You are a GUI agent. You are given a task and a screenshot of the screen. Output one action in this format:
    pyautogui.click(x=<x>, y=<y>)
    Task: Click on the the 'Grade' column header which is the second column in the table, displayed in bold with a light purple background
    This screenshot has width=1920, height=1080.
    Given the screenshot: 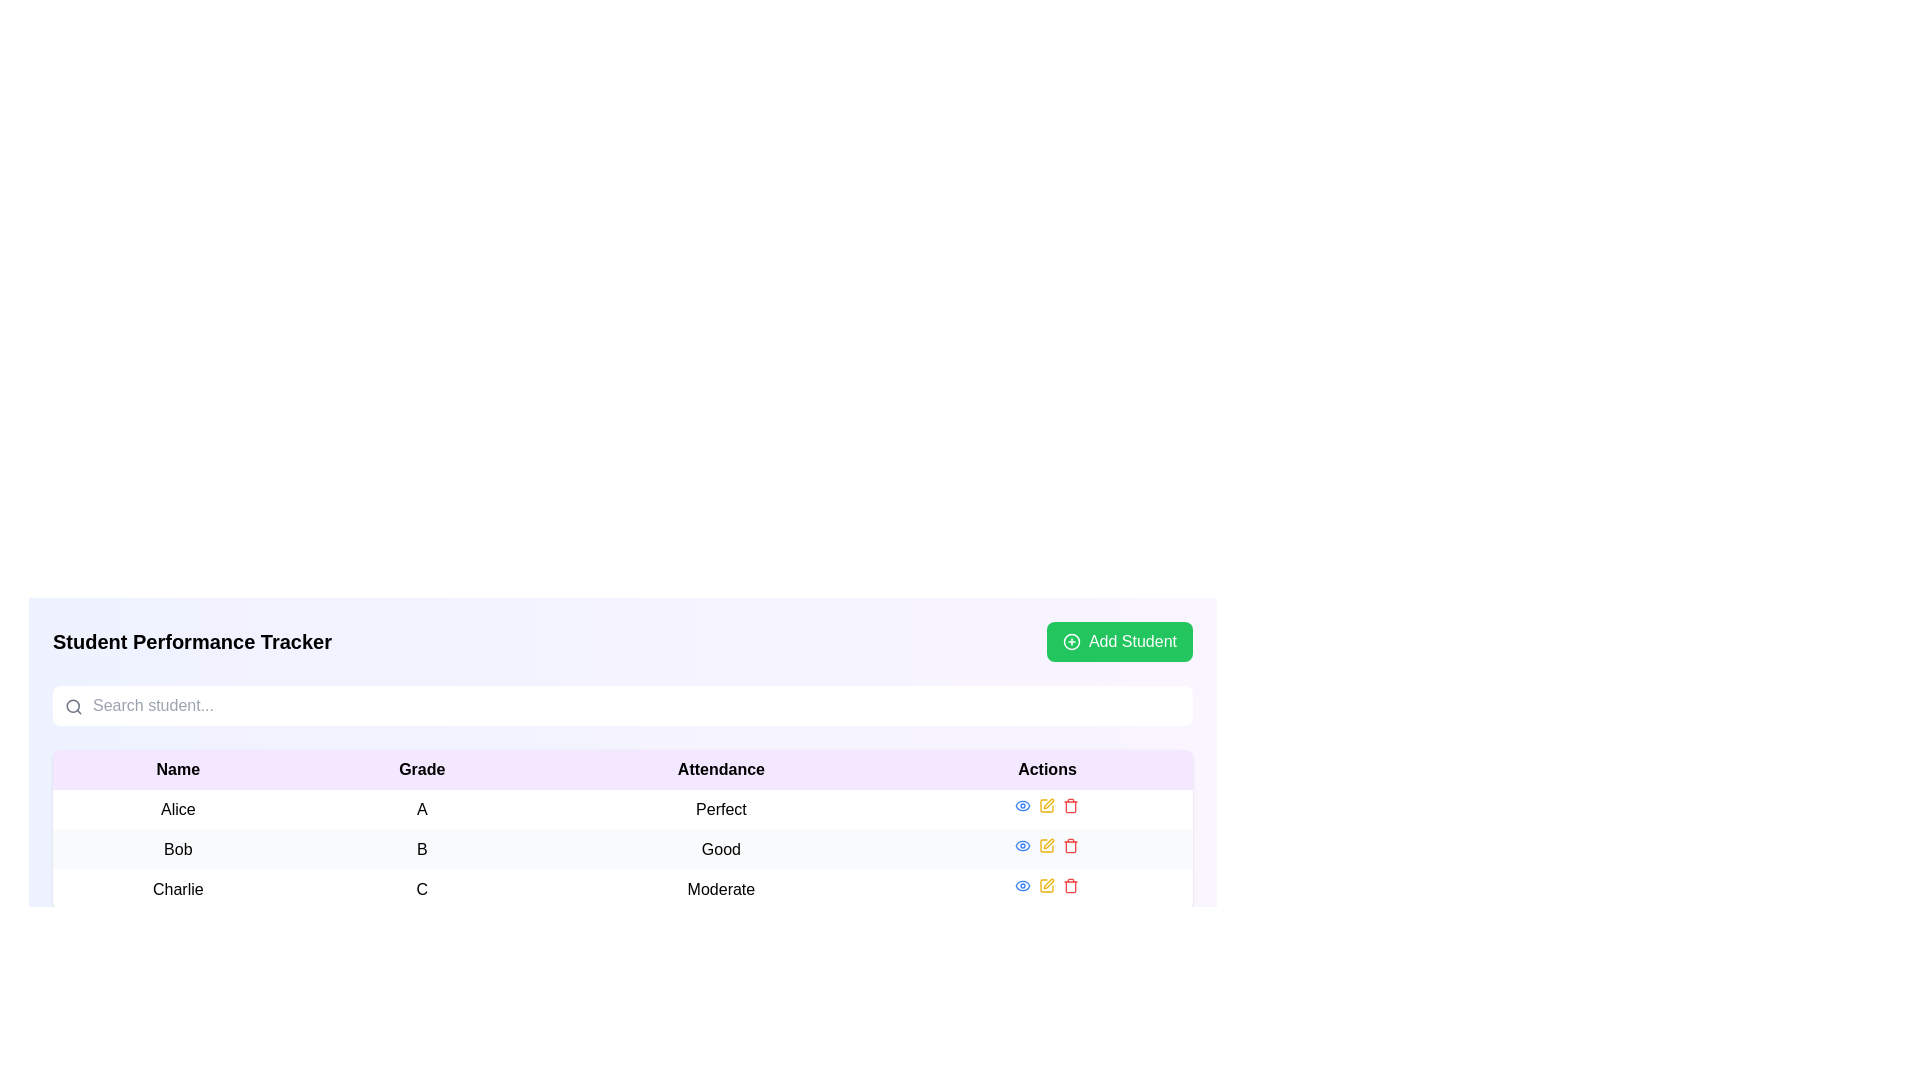 What is the action you would take?
    pyautogui.click(x=421, y=769)
    